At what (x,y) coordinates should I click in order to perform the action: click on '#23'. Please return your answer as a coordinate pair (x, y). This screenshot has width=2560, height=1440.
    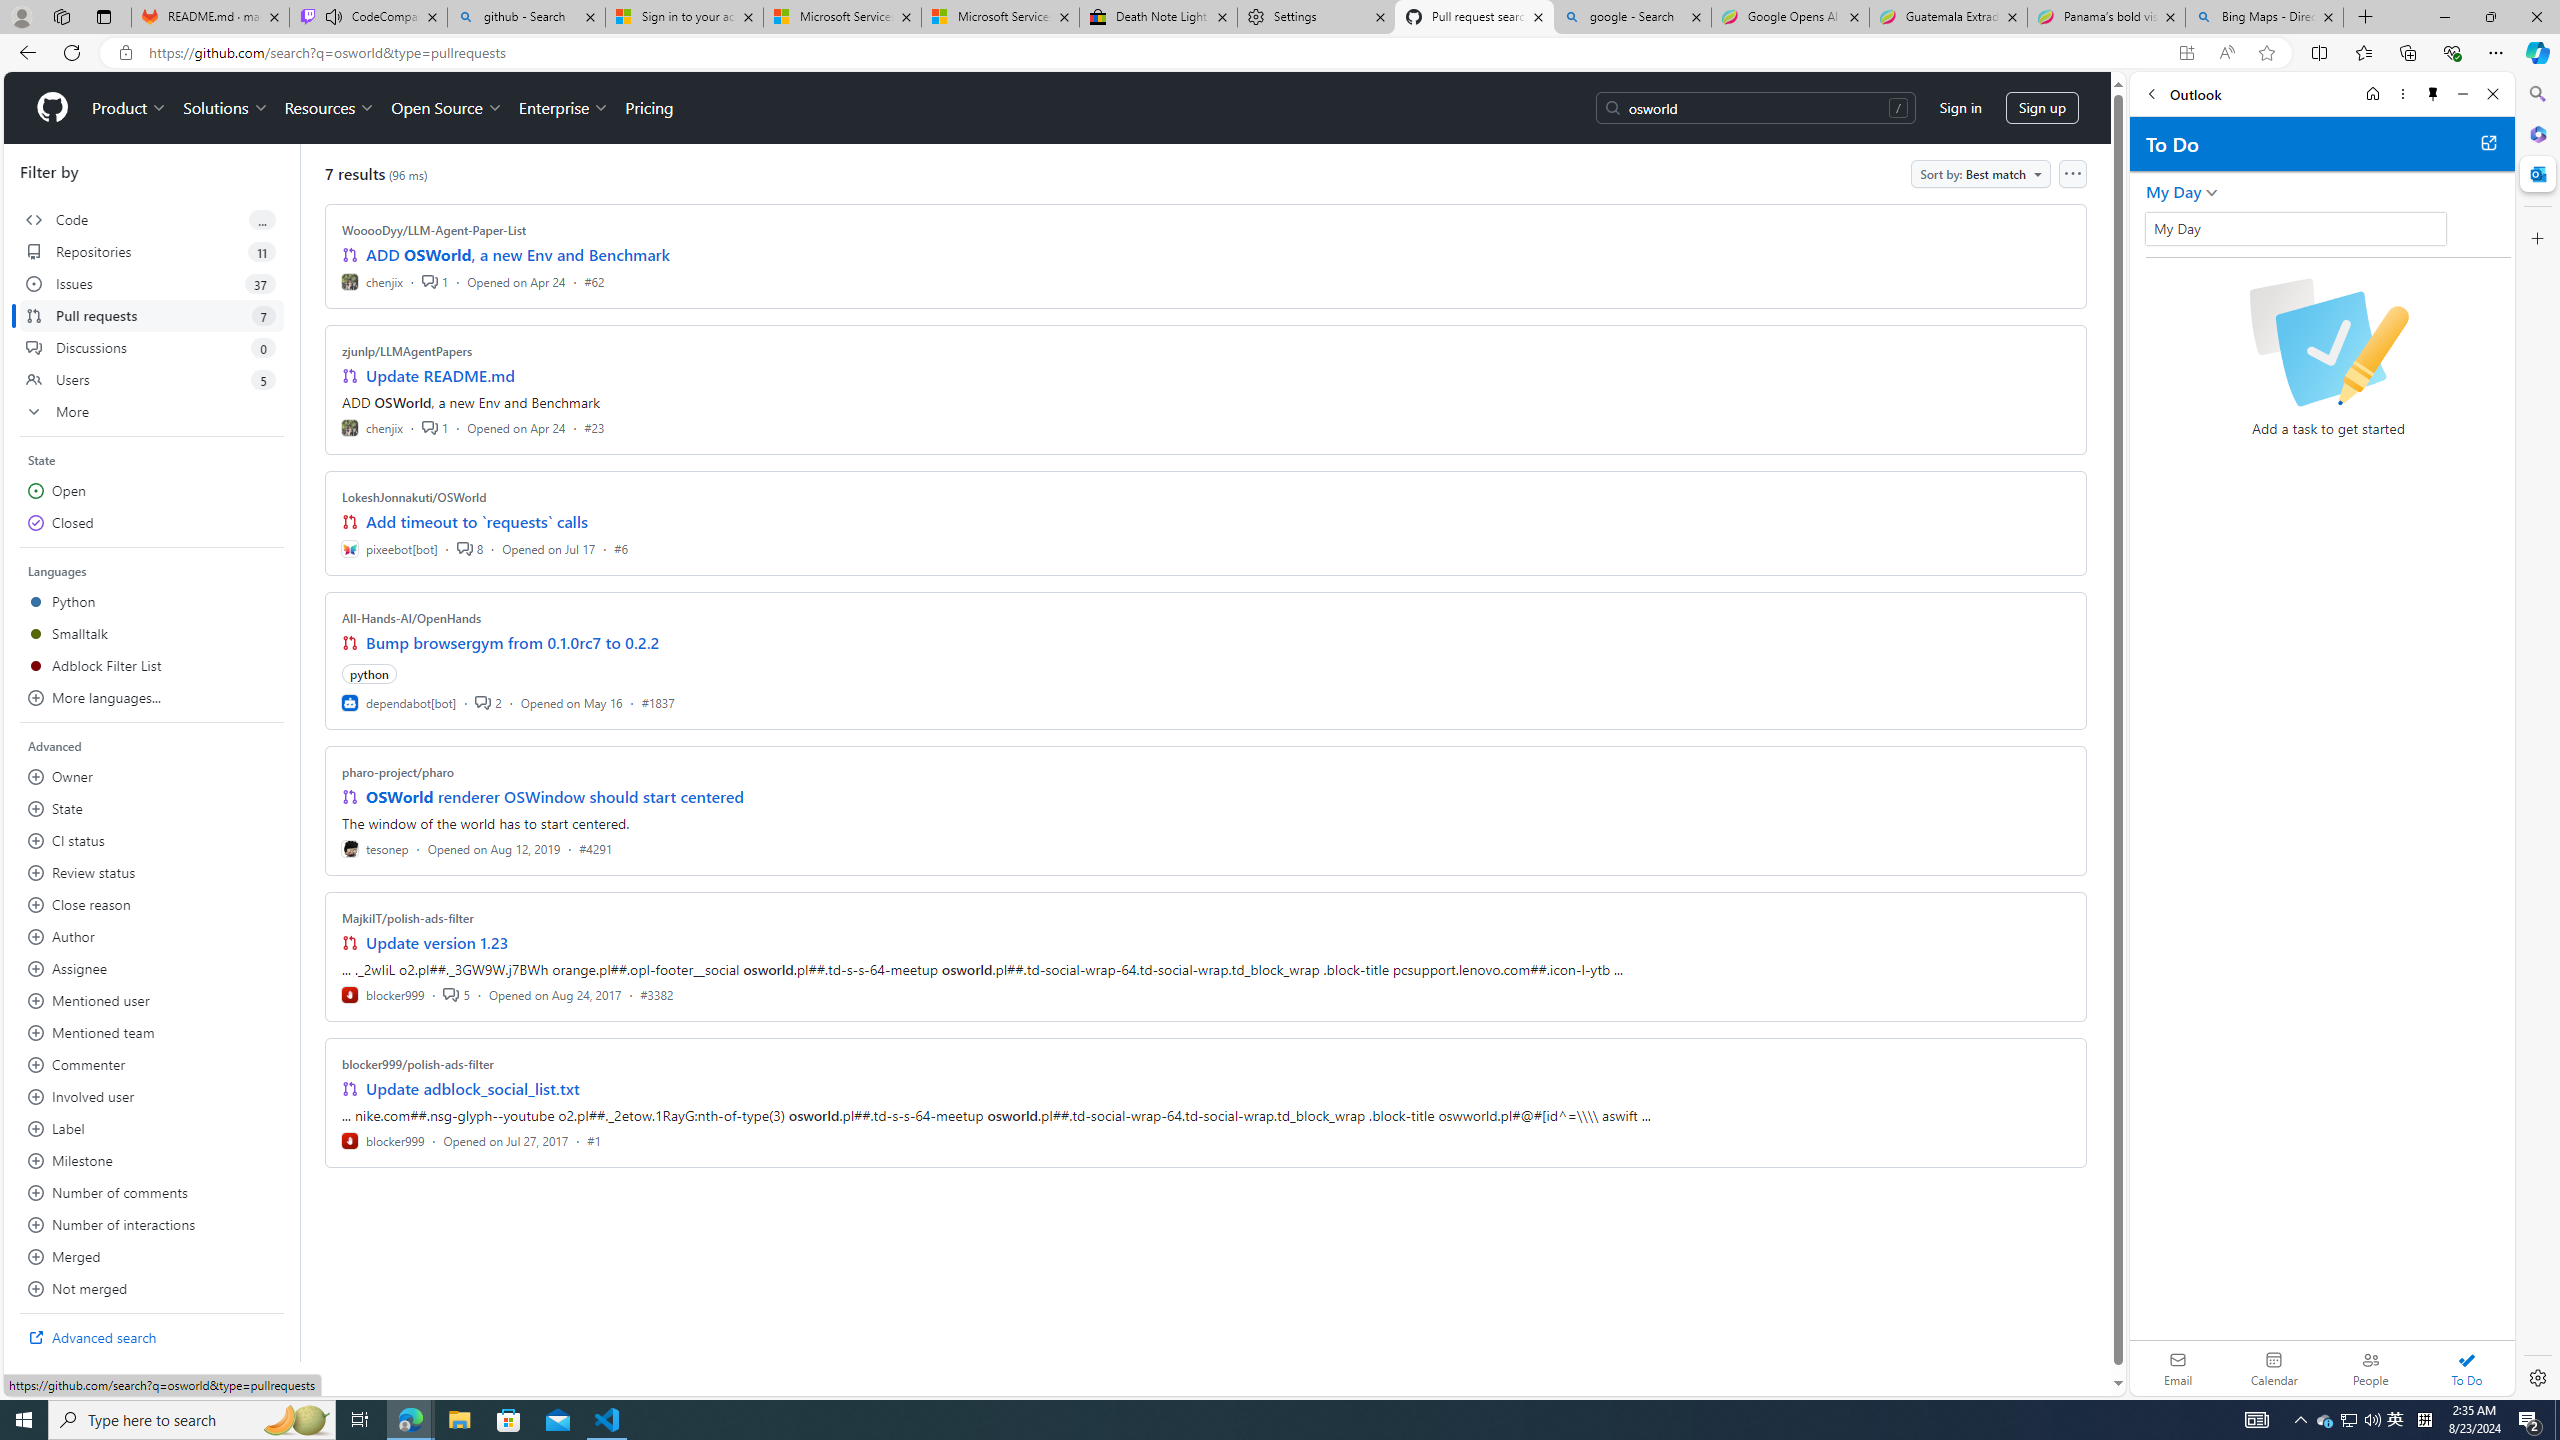
    Looking at the image, I should click on (592, 425).